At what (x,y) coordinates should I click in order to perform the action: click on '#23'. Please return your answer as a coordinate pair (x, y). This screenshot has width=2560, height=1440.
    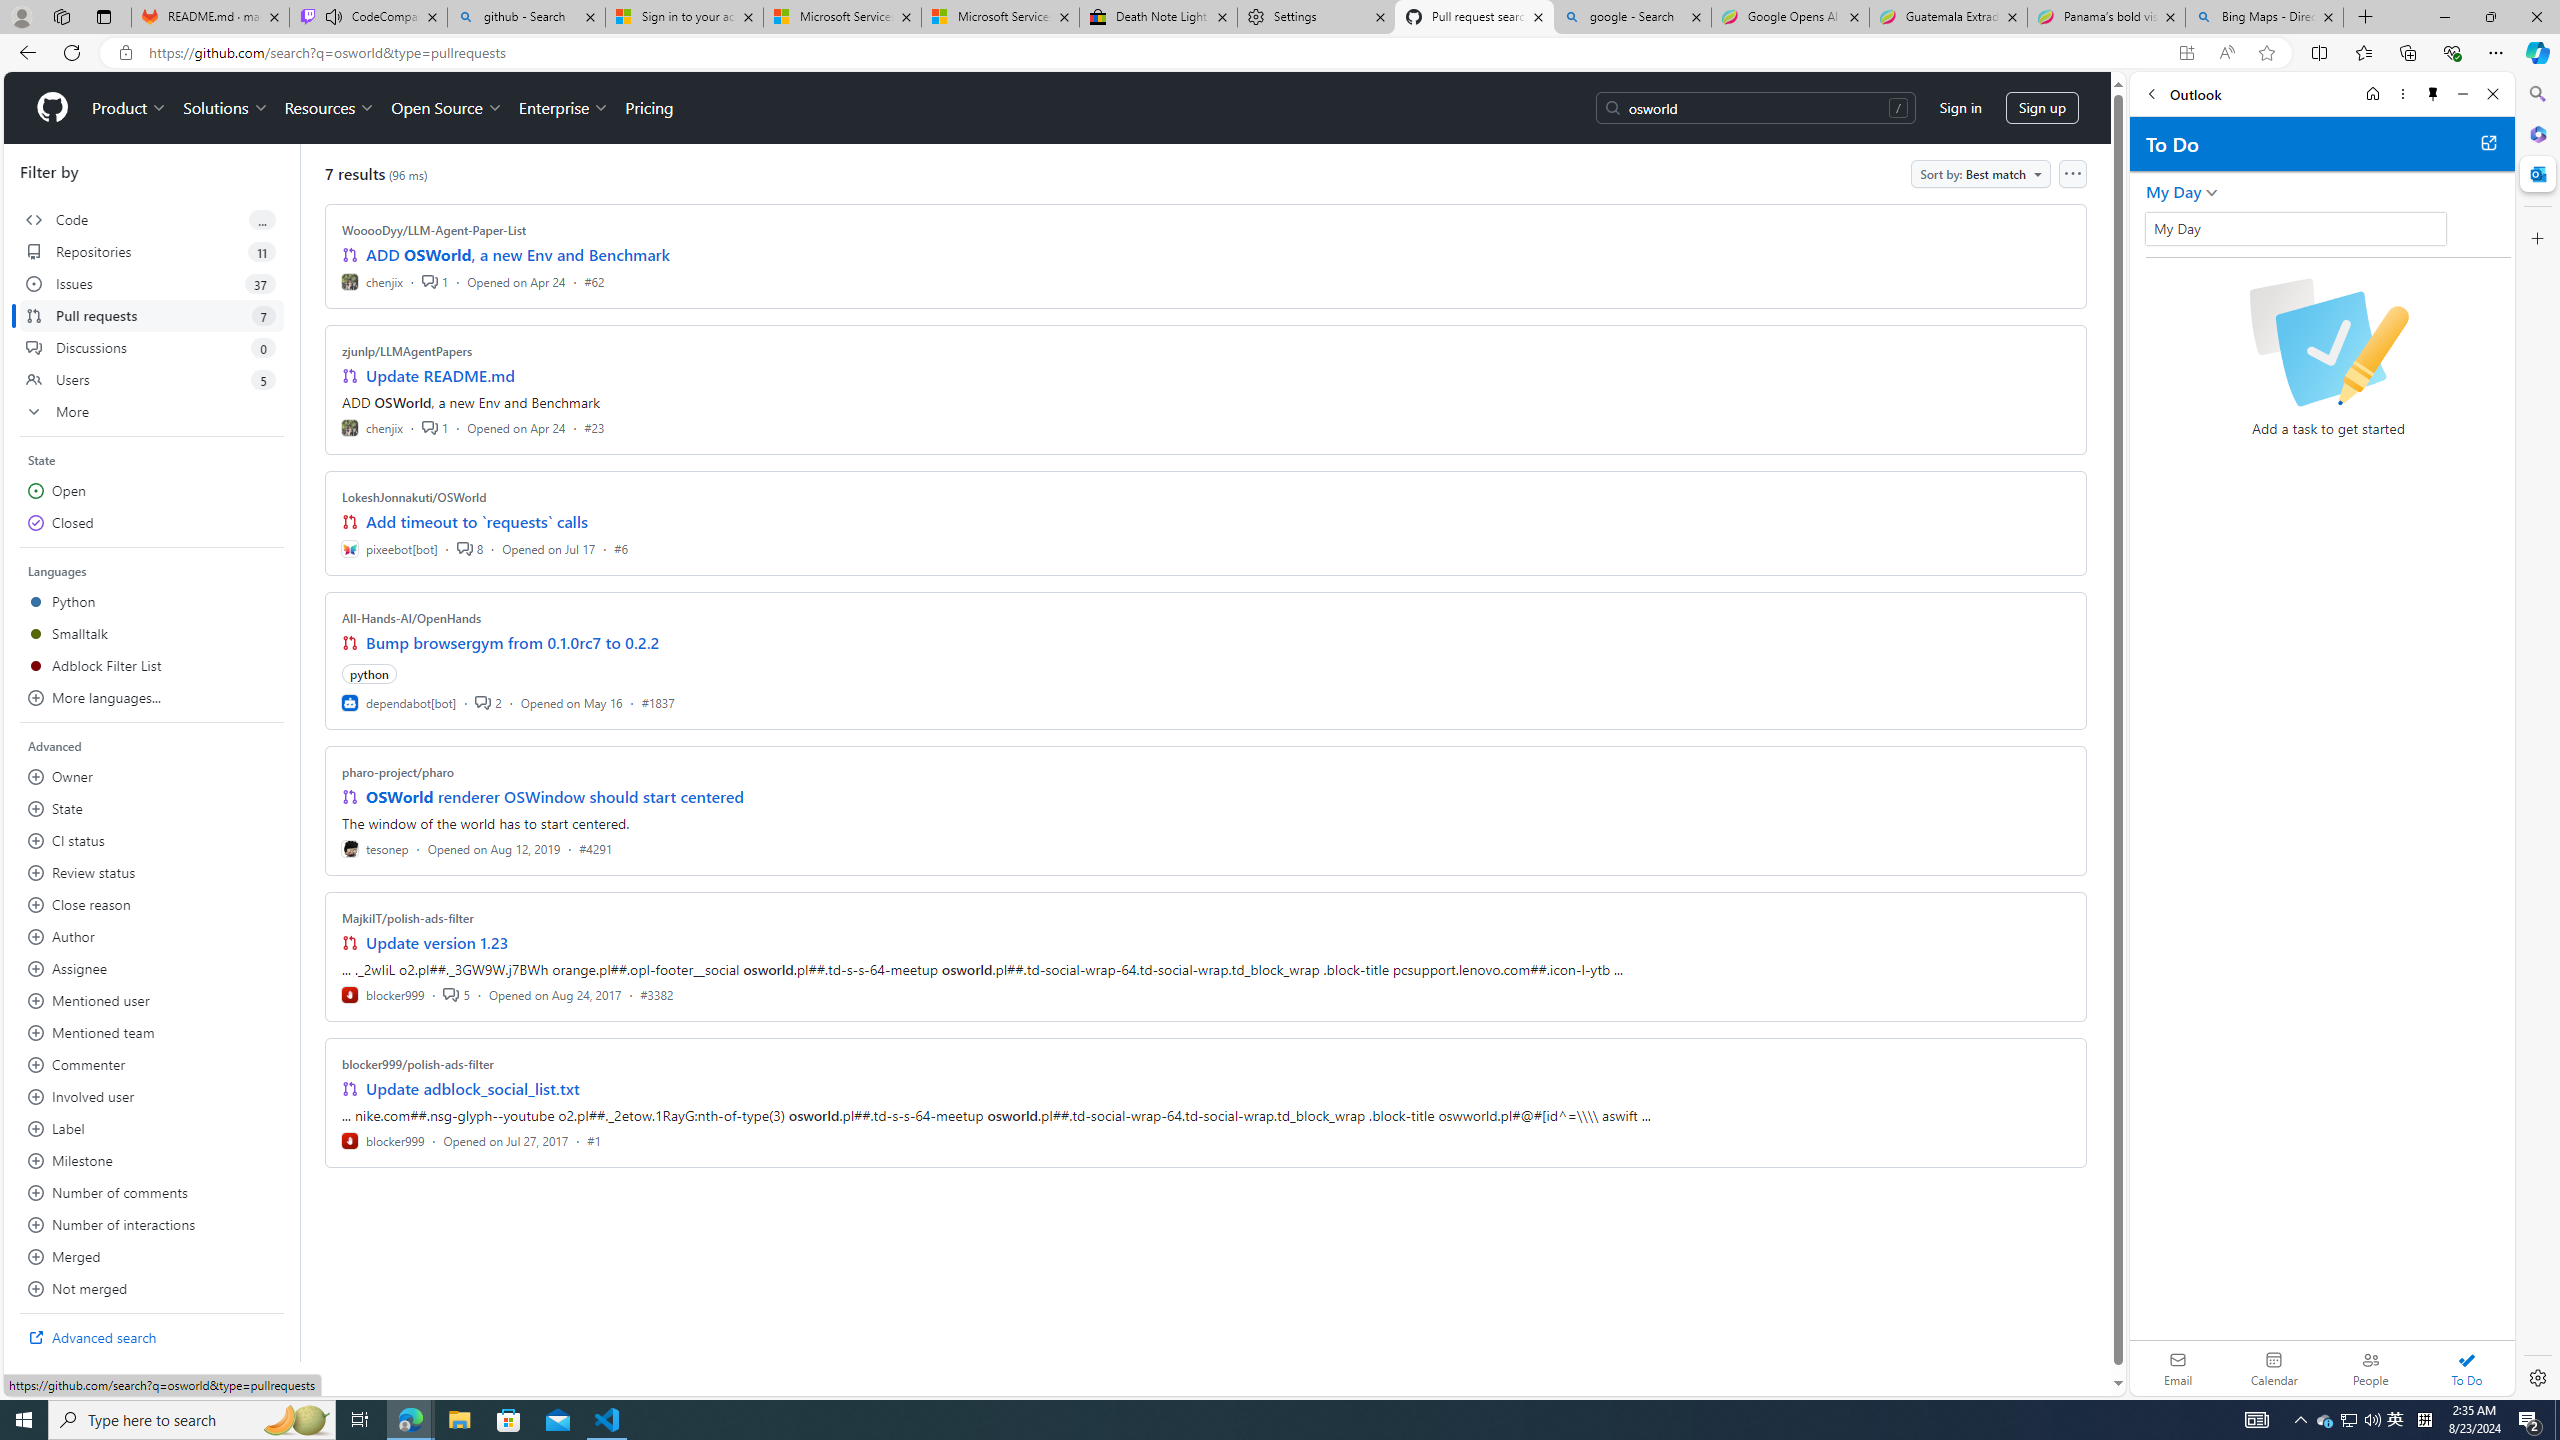
    Looking at the image, I should click on (592, 425).